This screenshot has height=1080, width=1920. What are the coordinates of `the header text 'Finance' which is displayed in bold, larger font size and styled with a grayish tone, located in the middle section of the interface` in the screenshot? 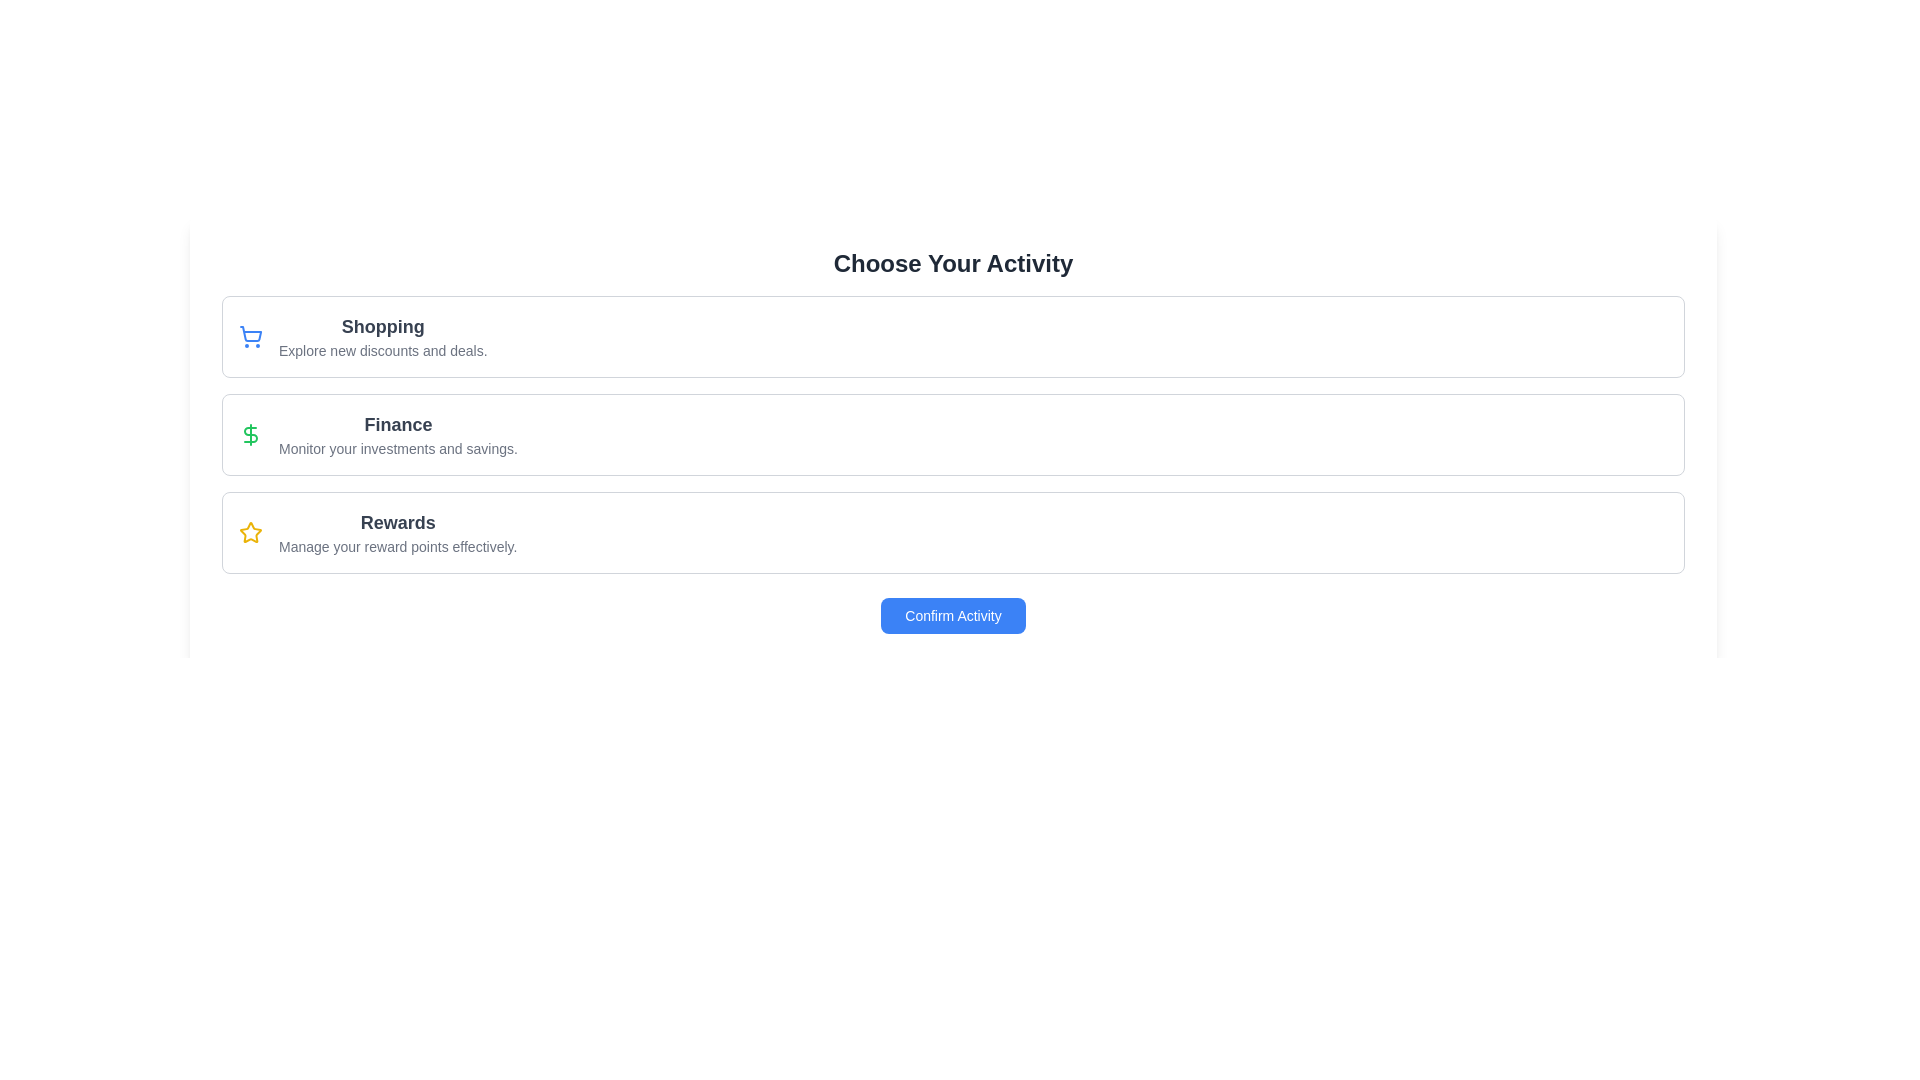 It's located at (398, 423).